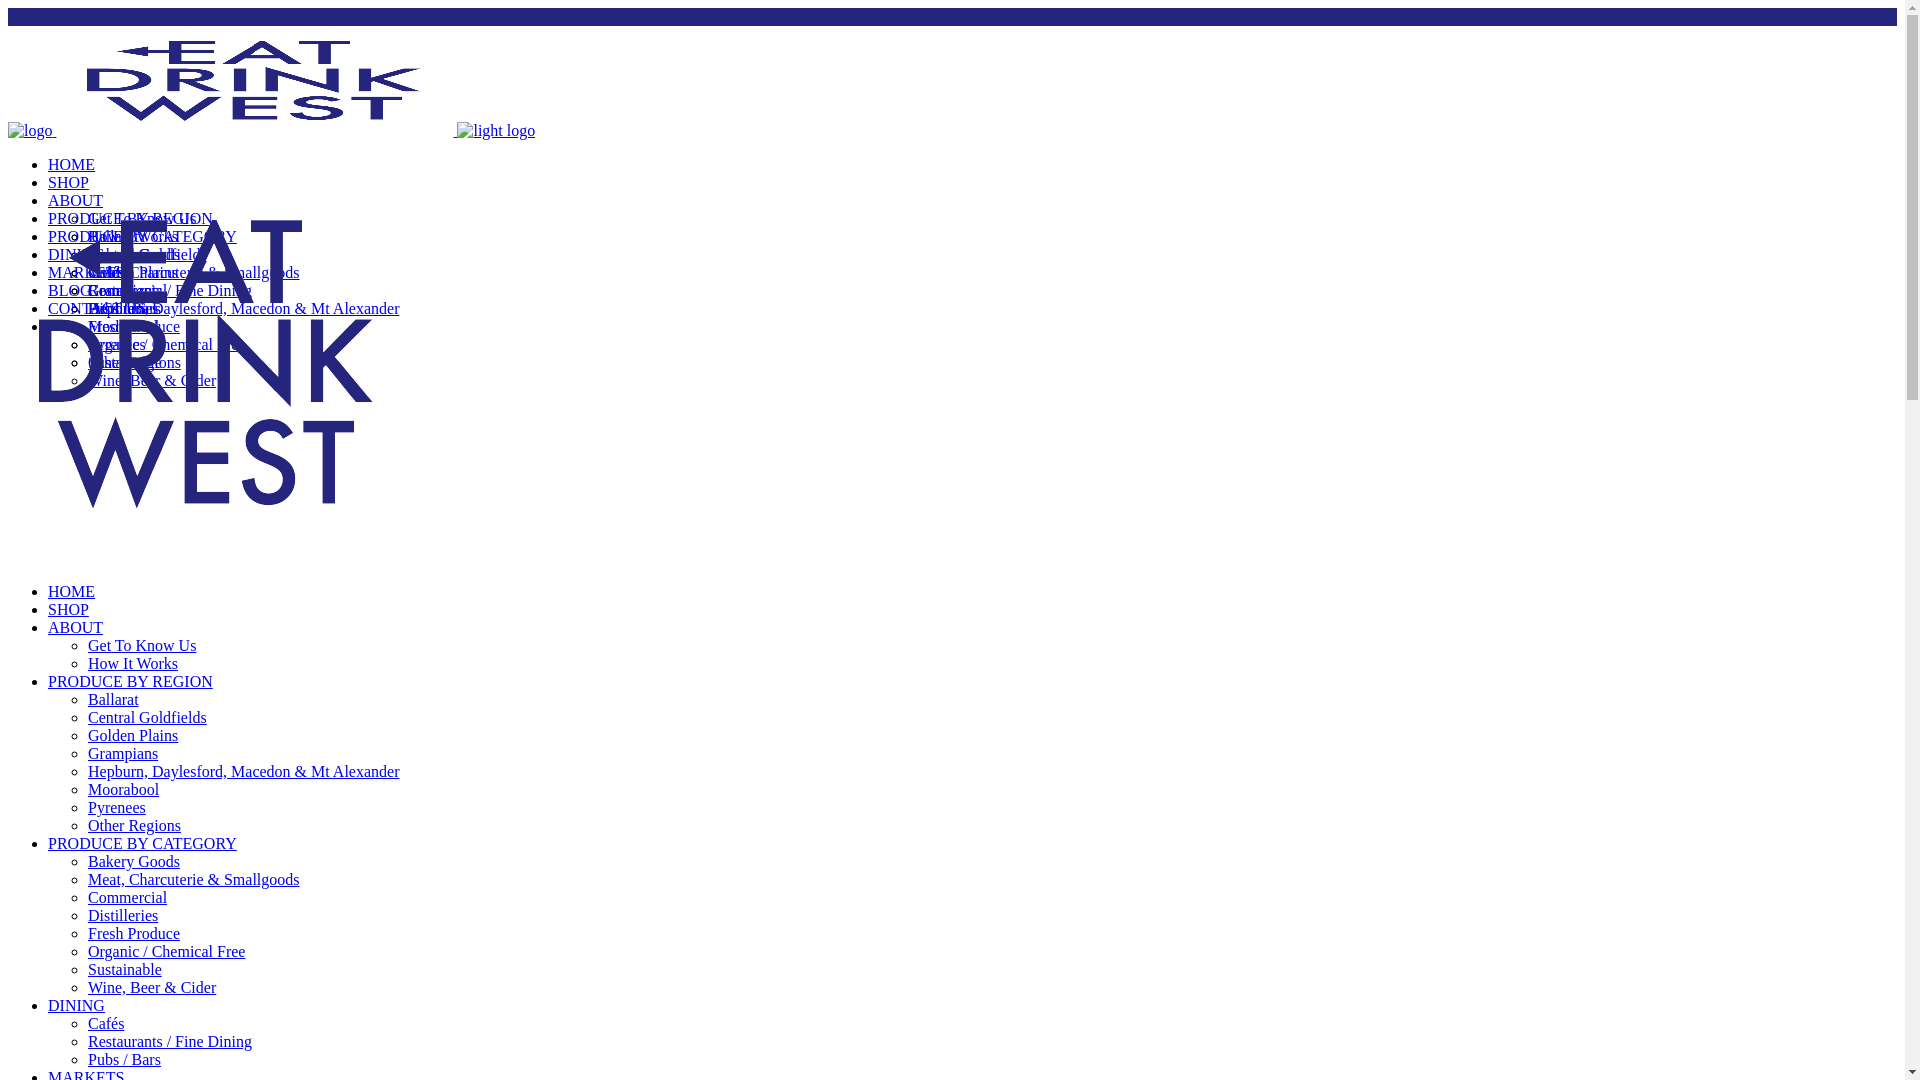 The width and height of the screenshot is (1920, 1080). What do you see at coordinates (85, 272) in the screenshot?
I see `'MARKETS'` at bounding box center [85, 272].